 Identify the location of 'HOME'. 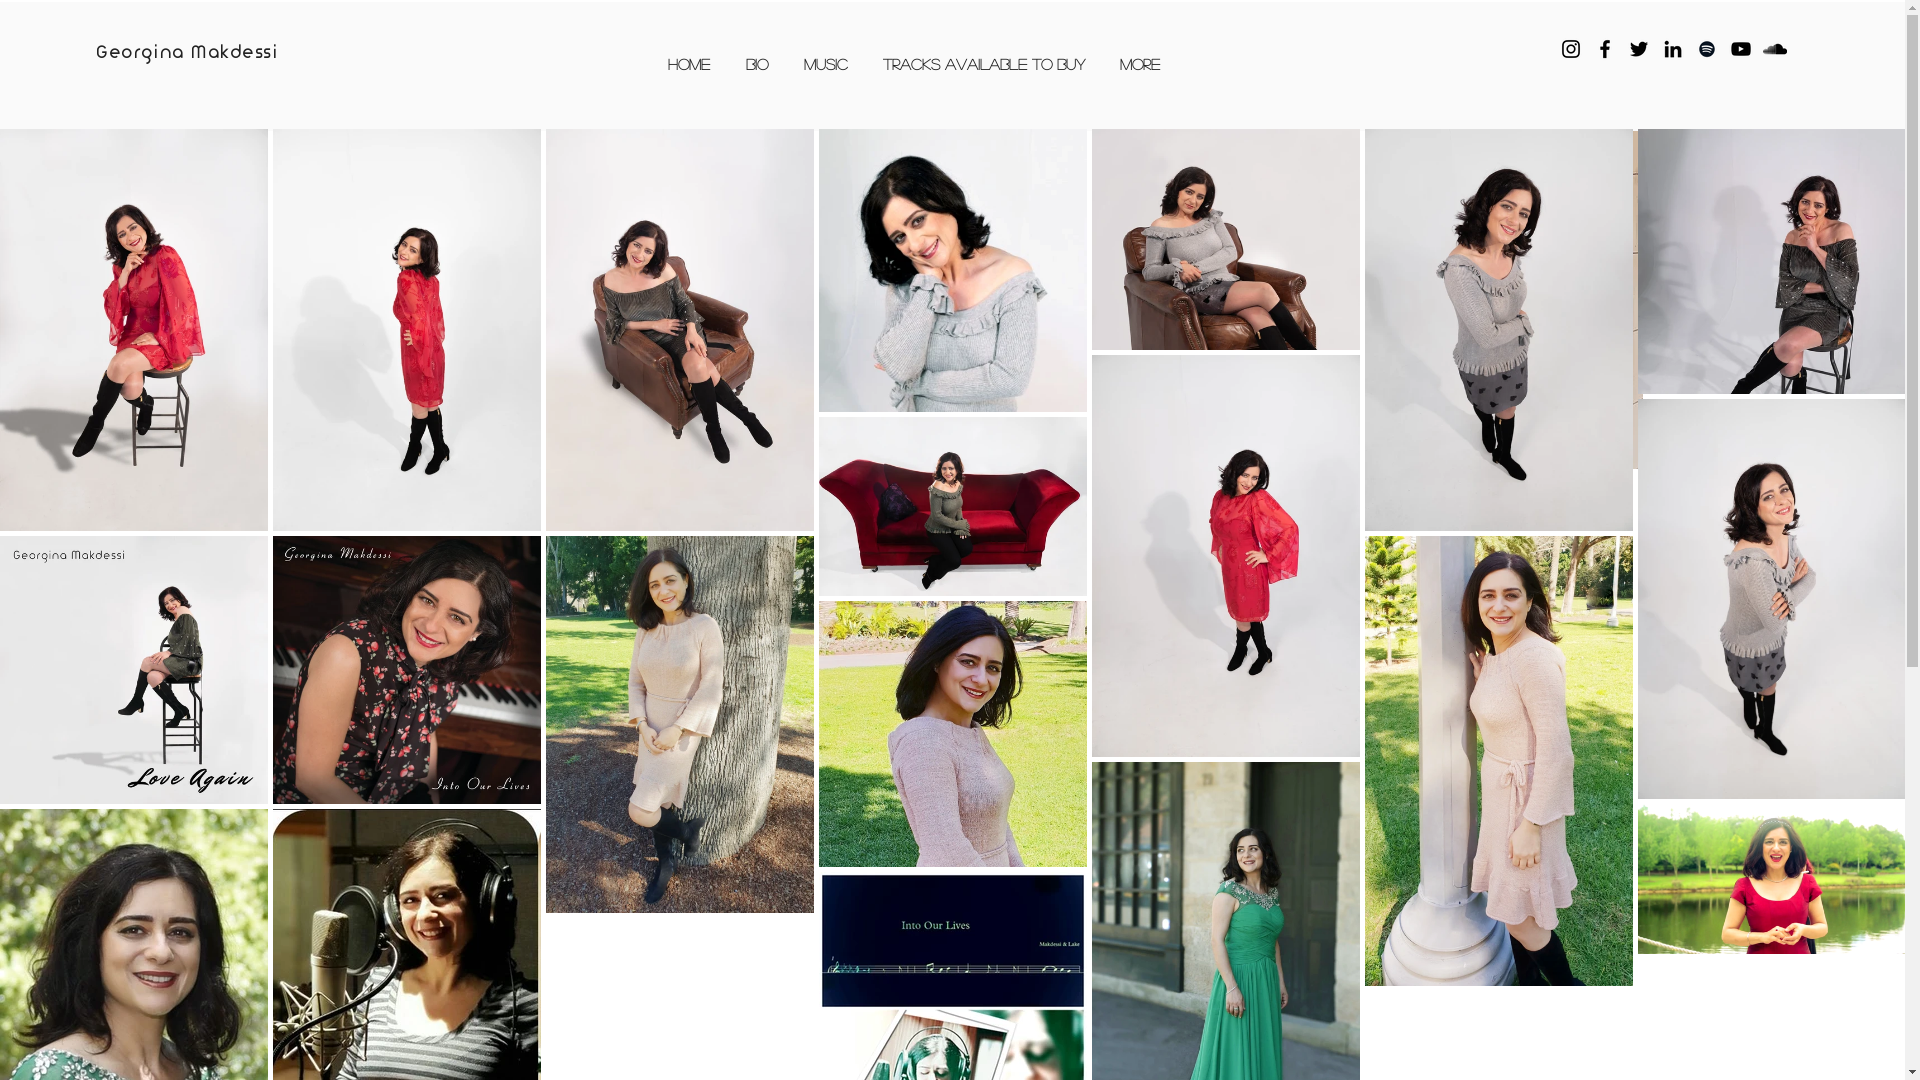
(689, 62).